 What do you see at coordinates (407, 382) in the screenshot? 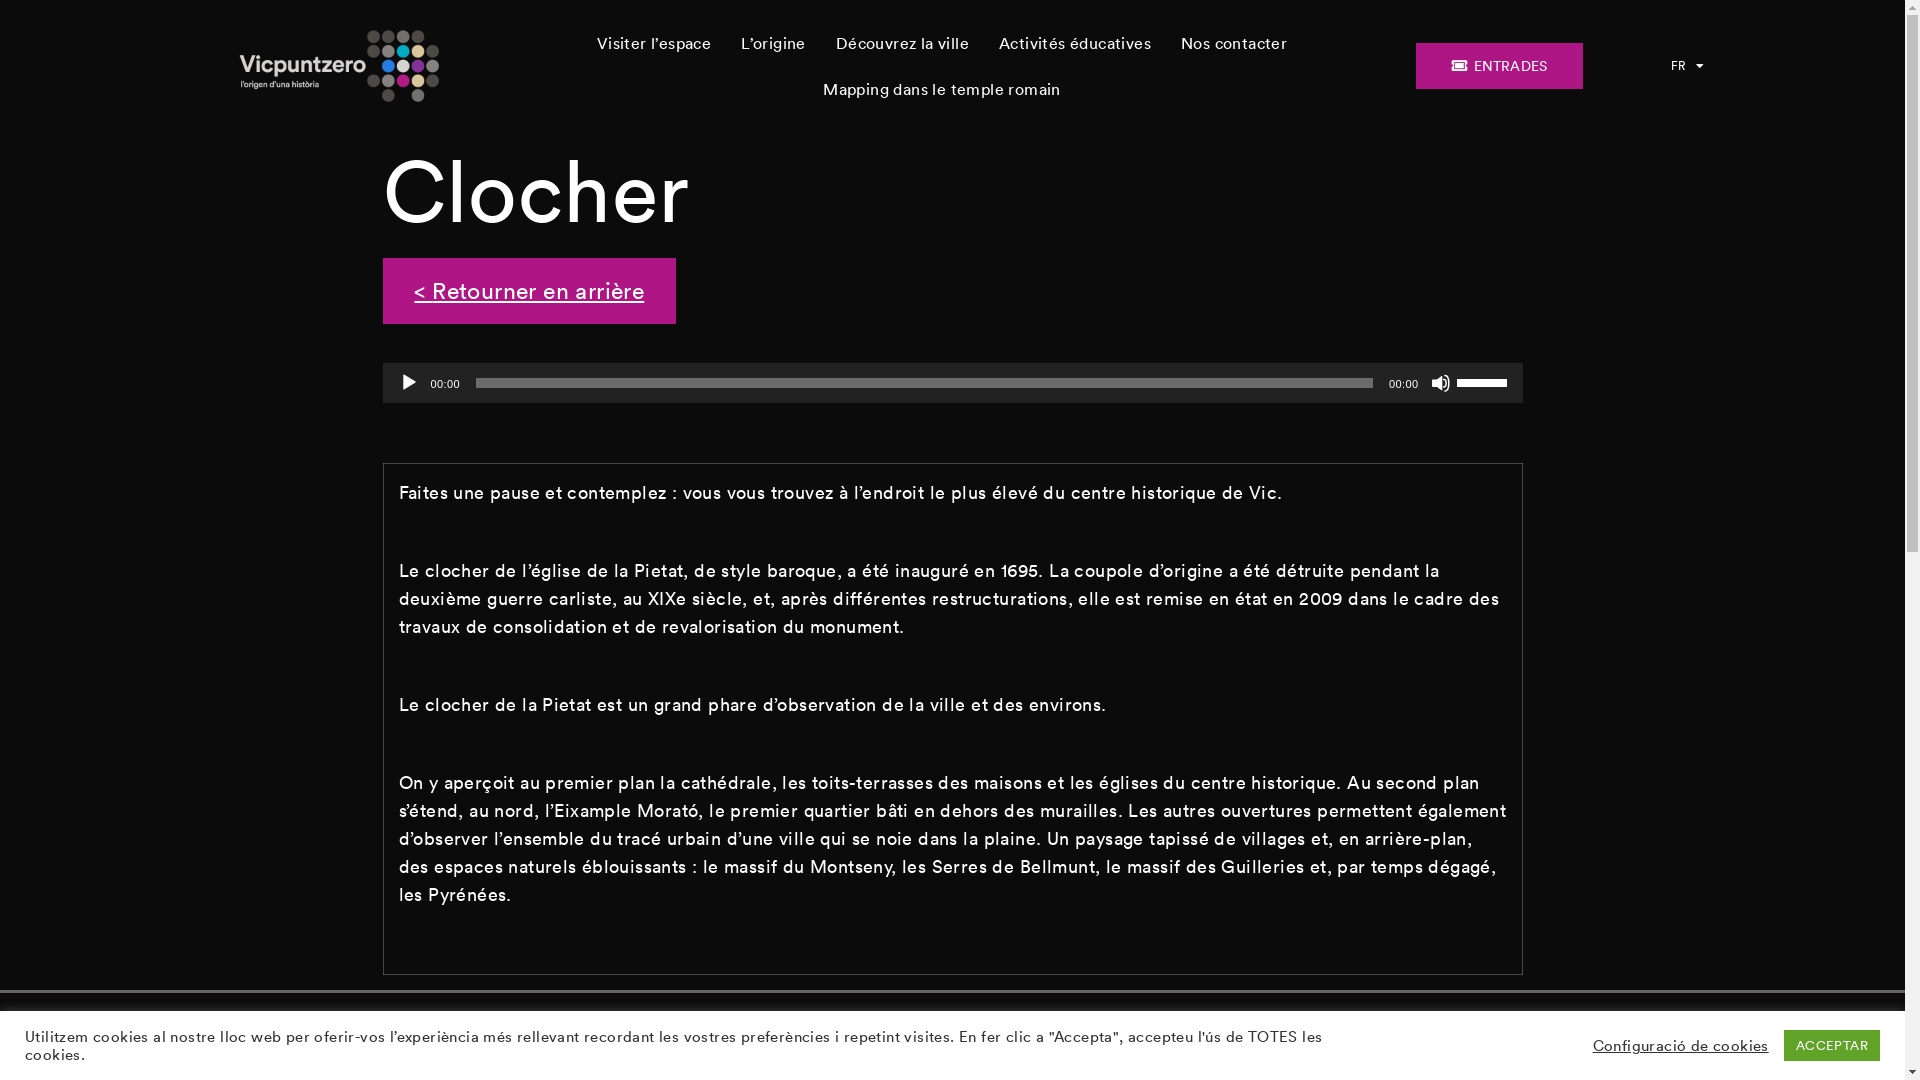
I see `'Lecture'` at bounding box center [407, 382].